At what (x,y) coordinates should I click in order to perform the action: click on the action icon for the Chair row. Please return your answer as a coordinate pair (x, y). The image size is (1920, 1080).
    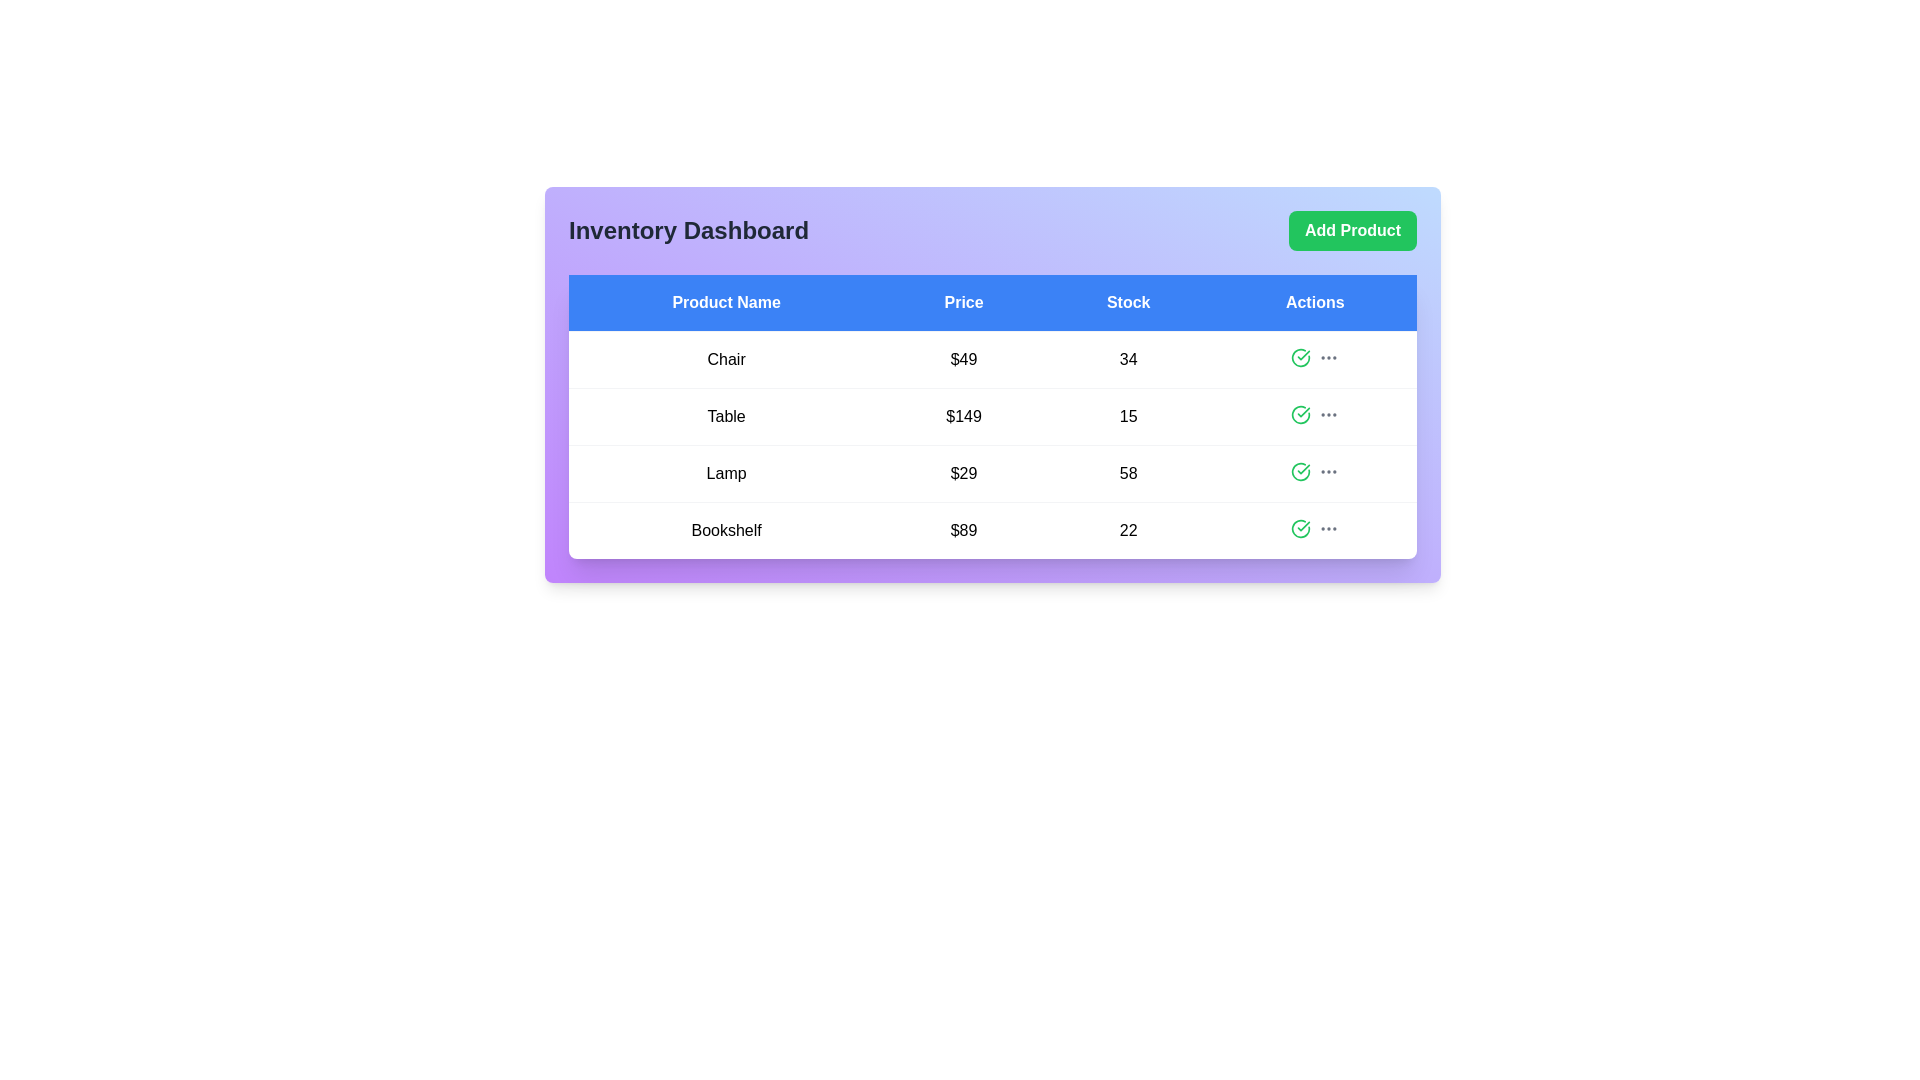
    Looking at the image, I should click on (1300, 357).